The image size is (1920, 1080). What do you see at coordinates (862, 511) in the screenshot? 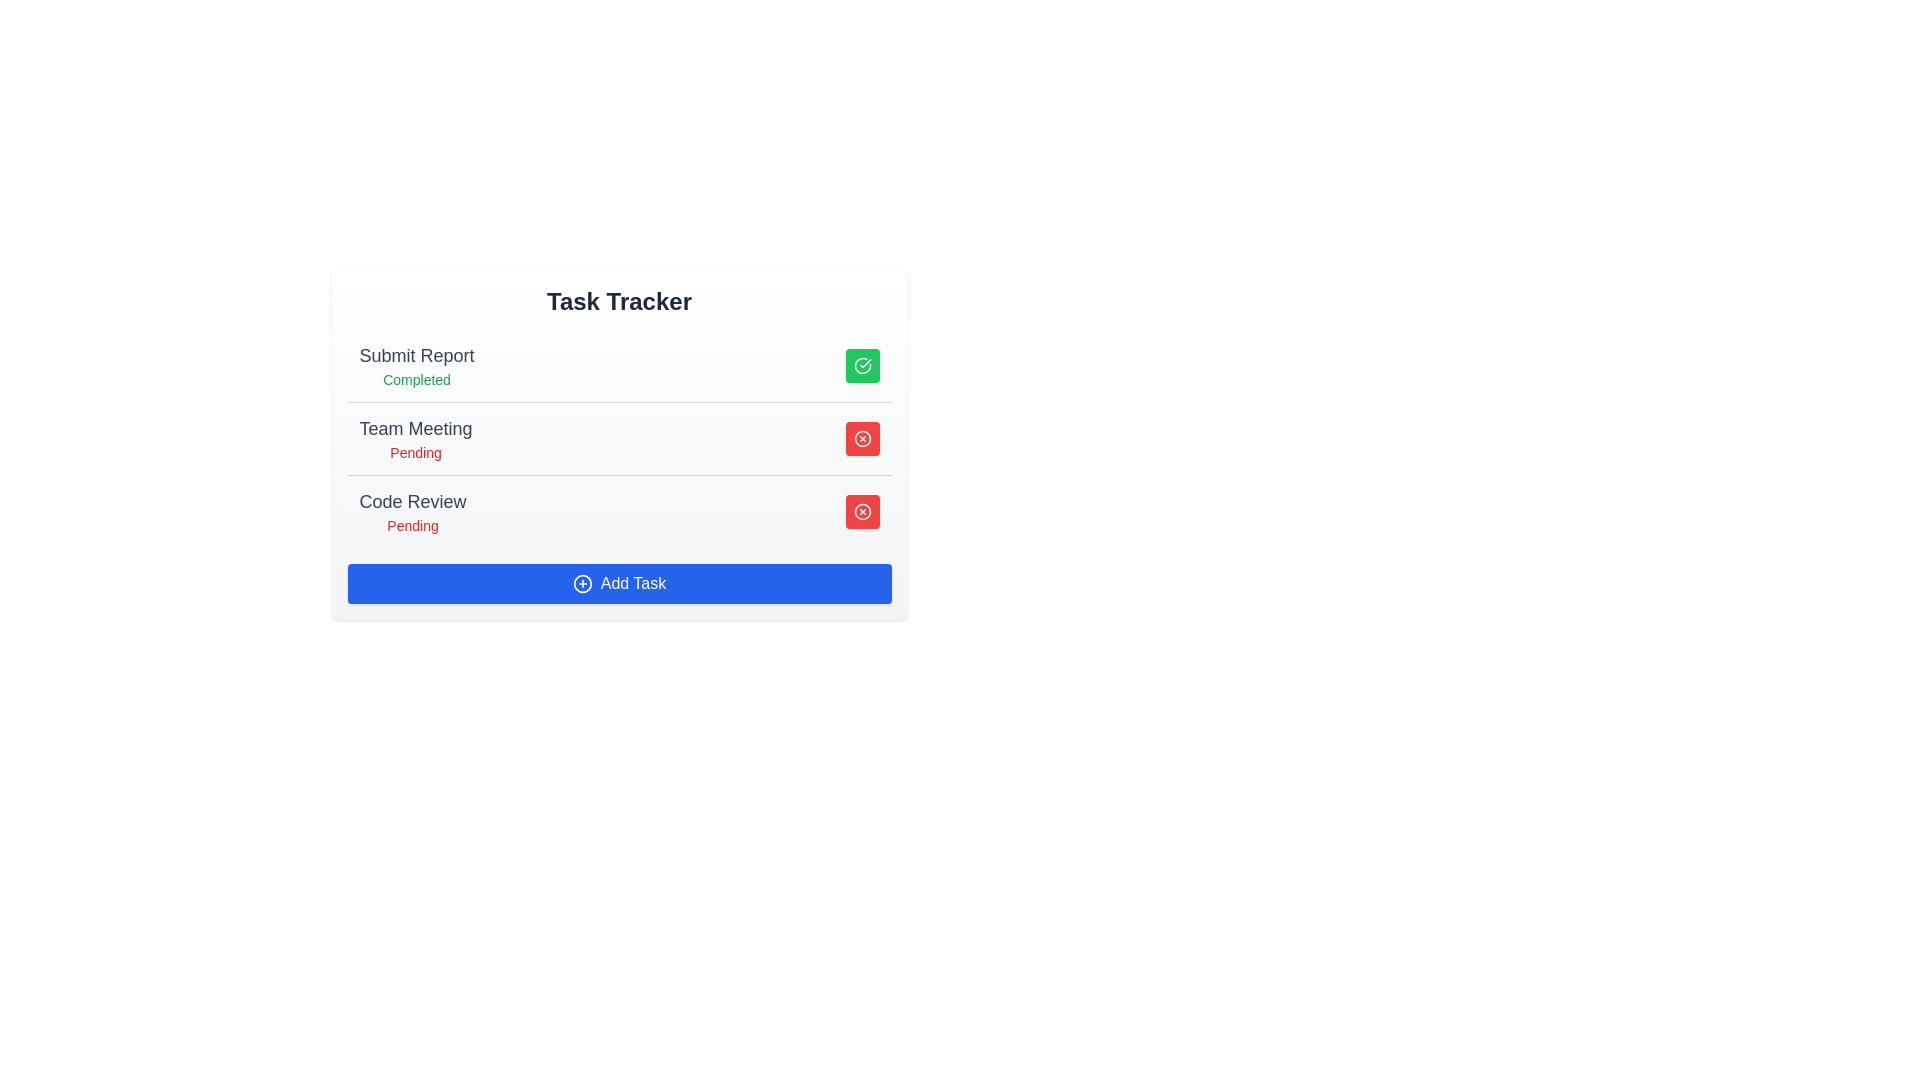
I see `the circular red button with a white cross located to the right of the text 'Pending' in the 'Code Review' row` at bounding box center [862, 511].